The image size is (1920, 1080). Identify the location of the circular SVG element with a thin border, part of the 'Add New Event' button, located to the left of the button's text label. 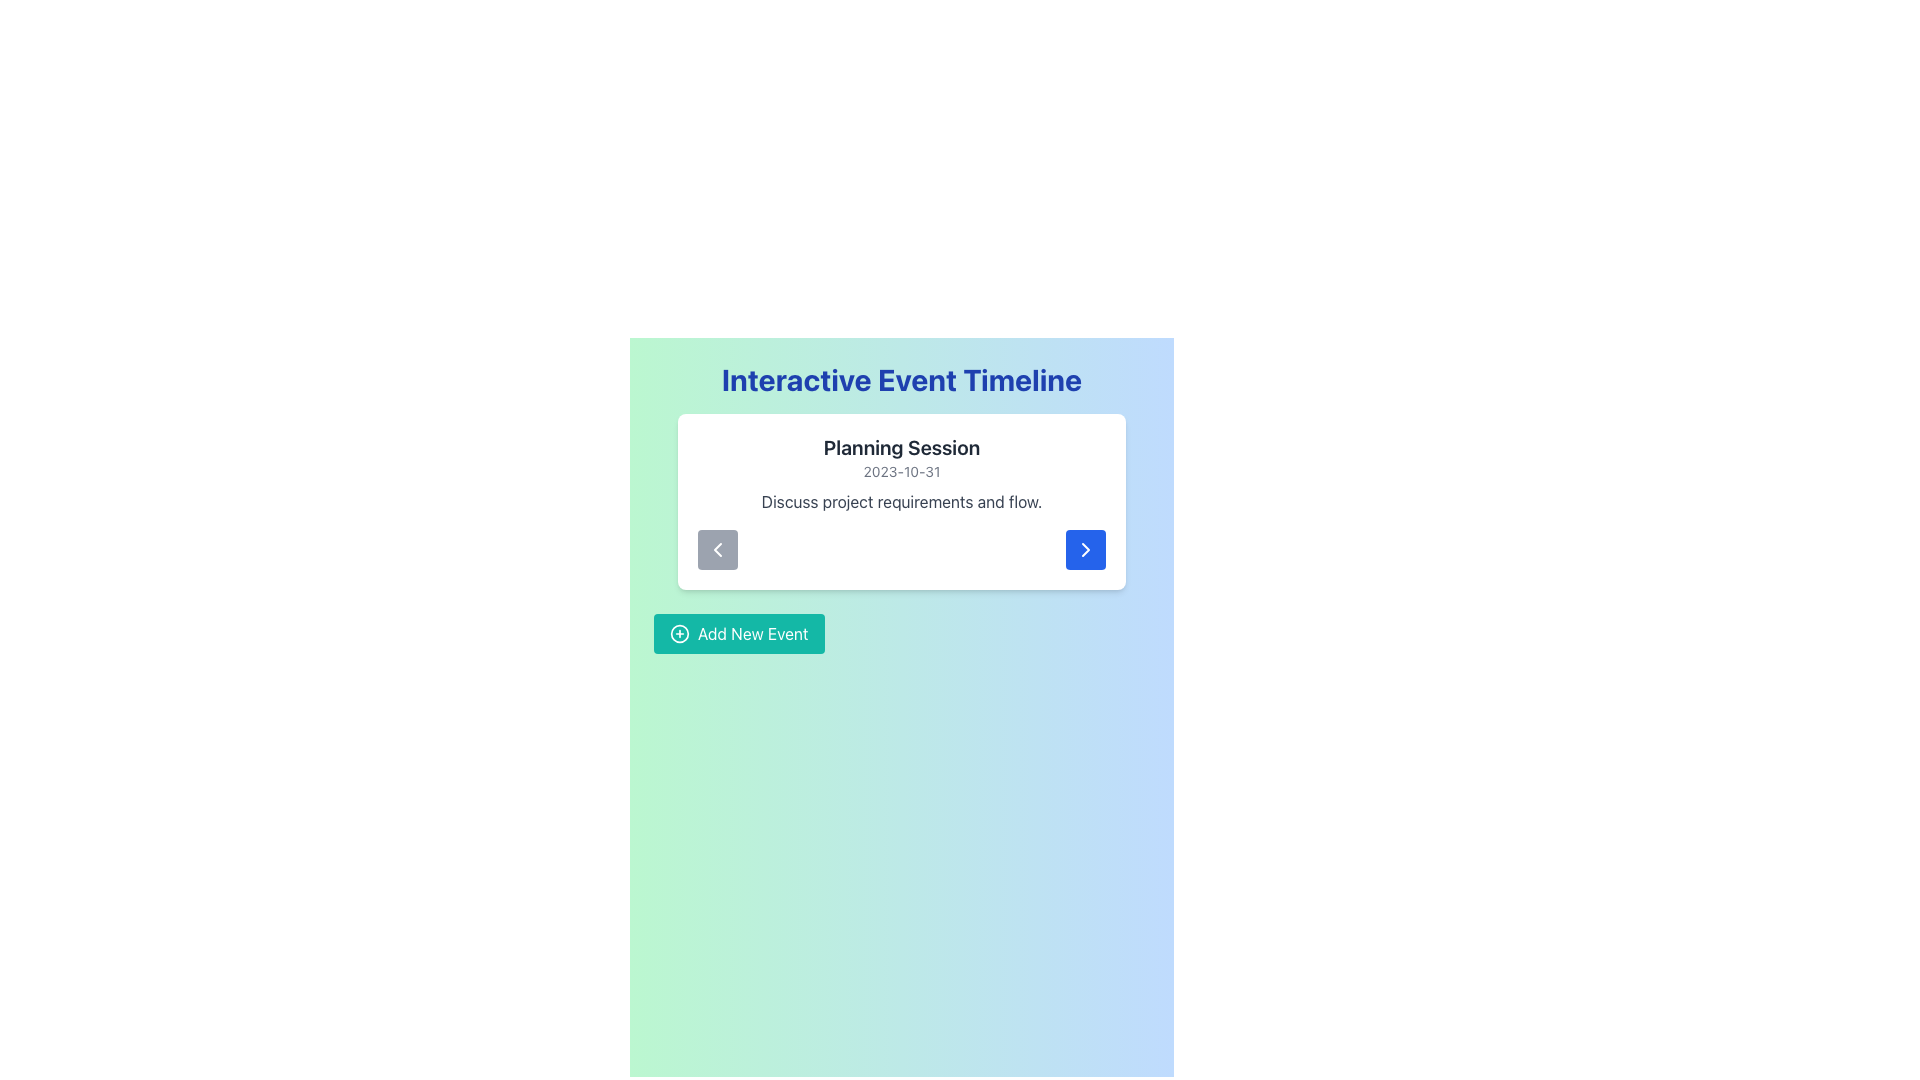
(680, 633).